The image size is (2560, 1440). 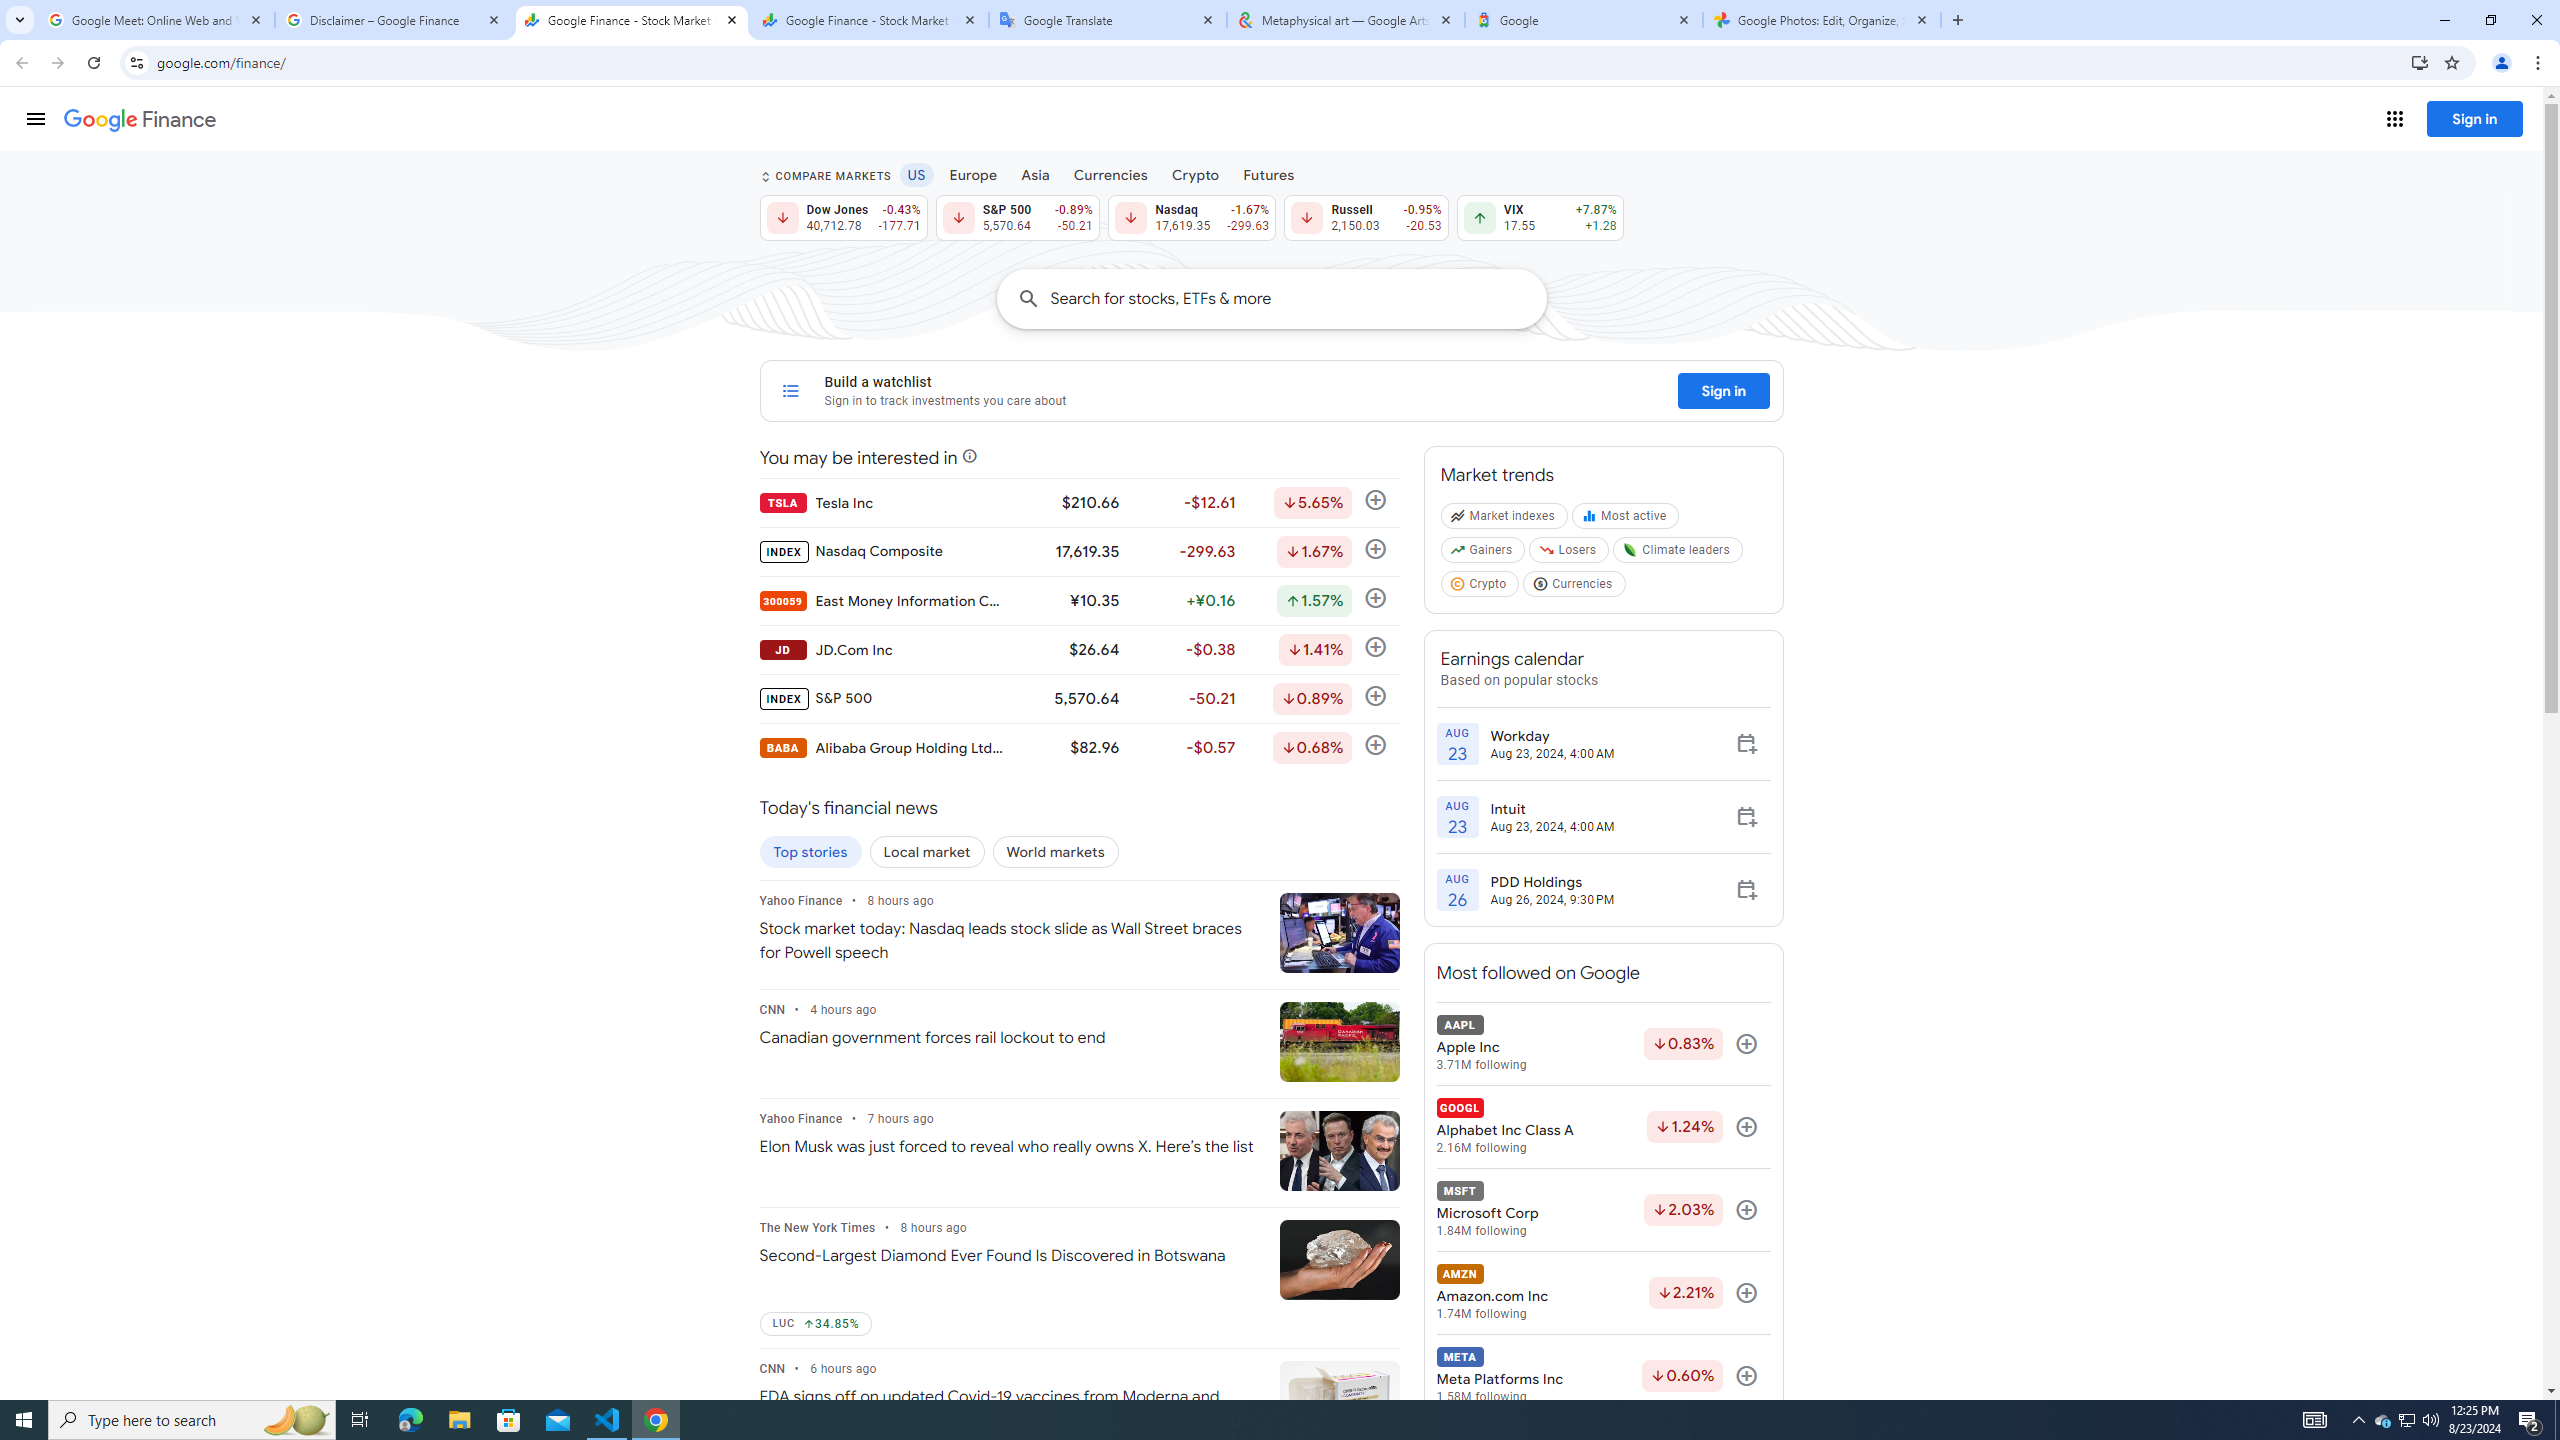 What do you see at coordinates (916, 173) in the screenshot?
I see `'US'` at bounding box center [916, 173].